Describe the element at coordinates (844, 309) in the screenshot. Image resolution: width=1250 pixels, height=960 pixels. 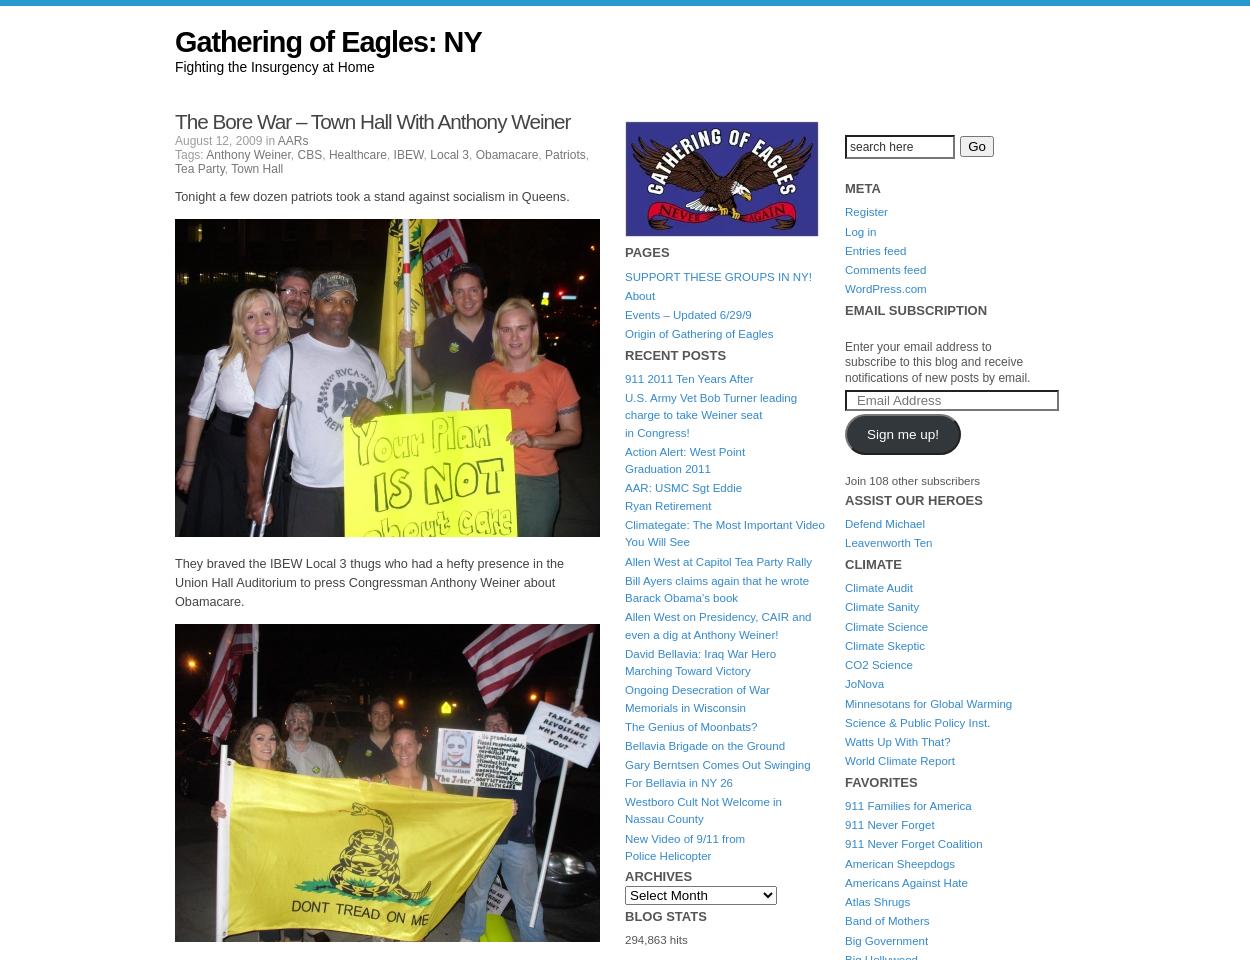
I see `'Email Subscription'` at that location.